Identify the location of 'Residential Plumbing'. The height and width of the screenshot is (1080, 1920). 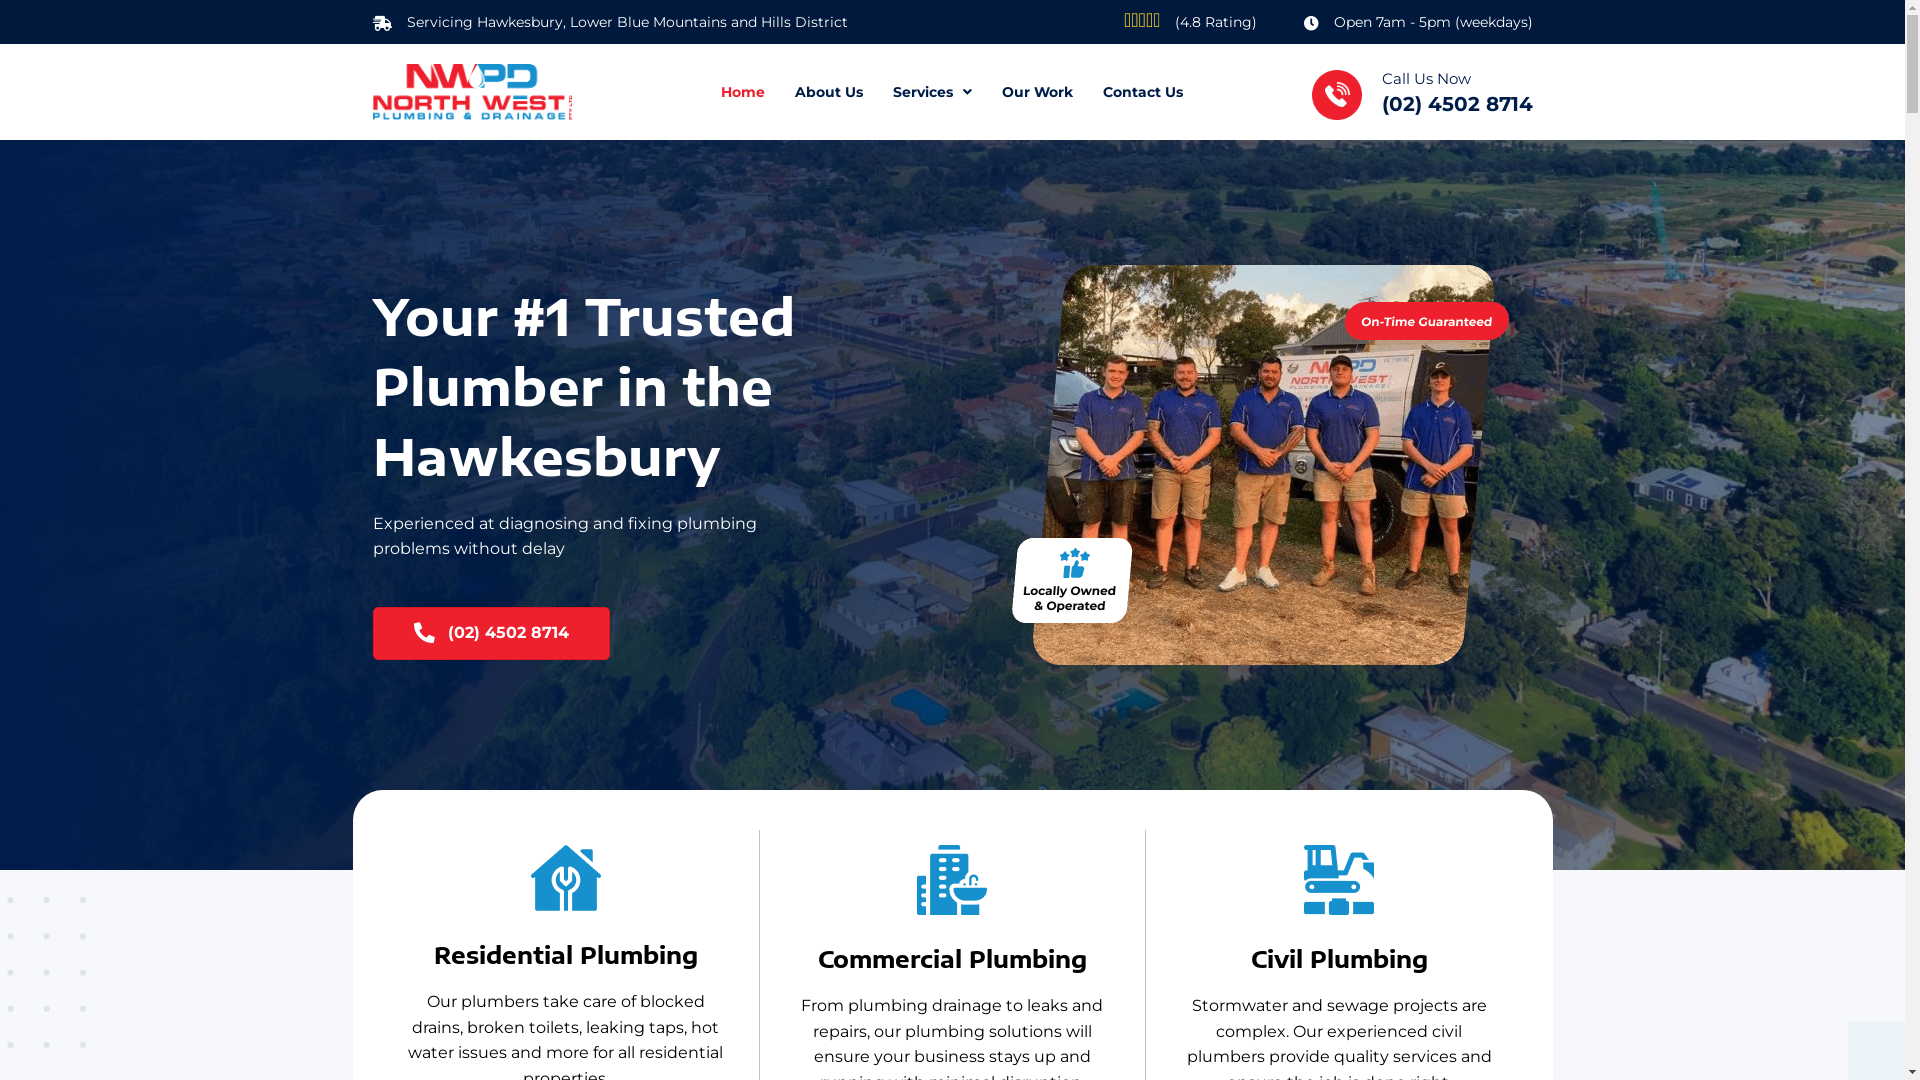
(565, 877).